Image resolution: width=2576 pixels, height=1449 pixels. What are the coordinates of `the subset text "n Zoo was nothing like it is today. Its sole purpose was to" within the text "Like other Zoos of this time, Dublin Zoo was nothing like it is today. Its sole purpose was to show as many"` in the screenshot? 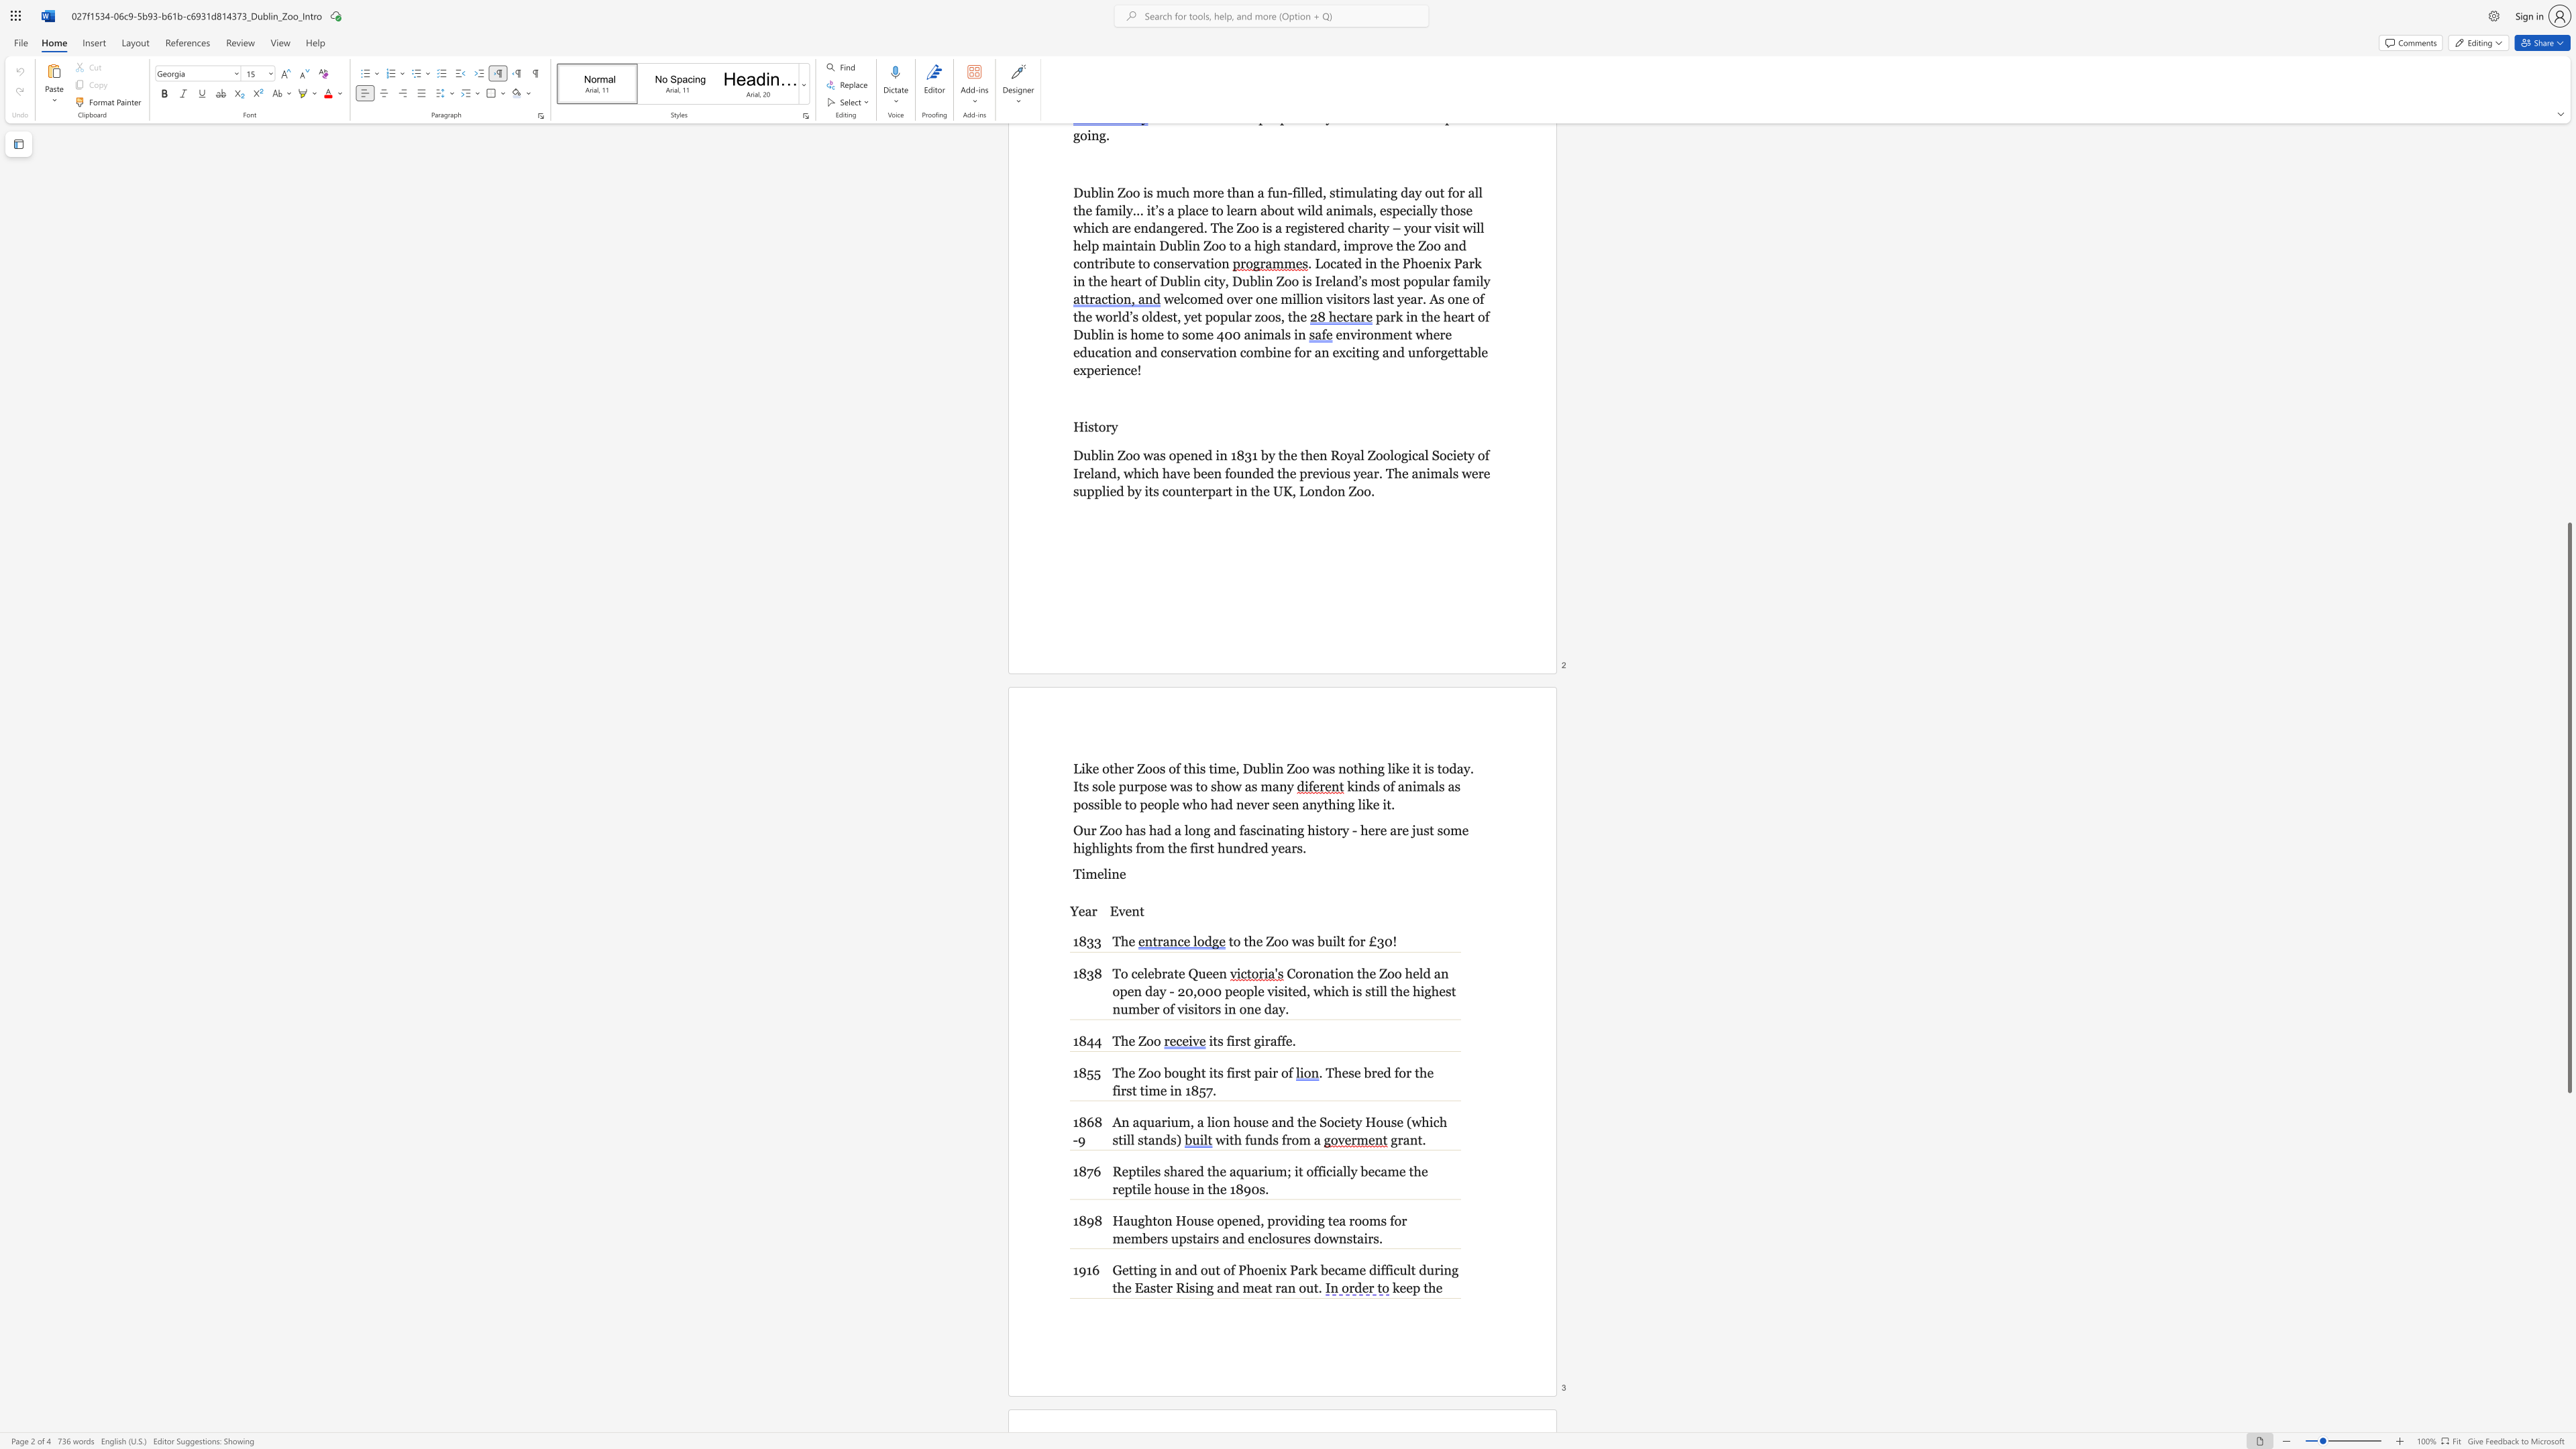 It's located at (1275, 768).